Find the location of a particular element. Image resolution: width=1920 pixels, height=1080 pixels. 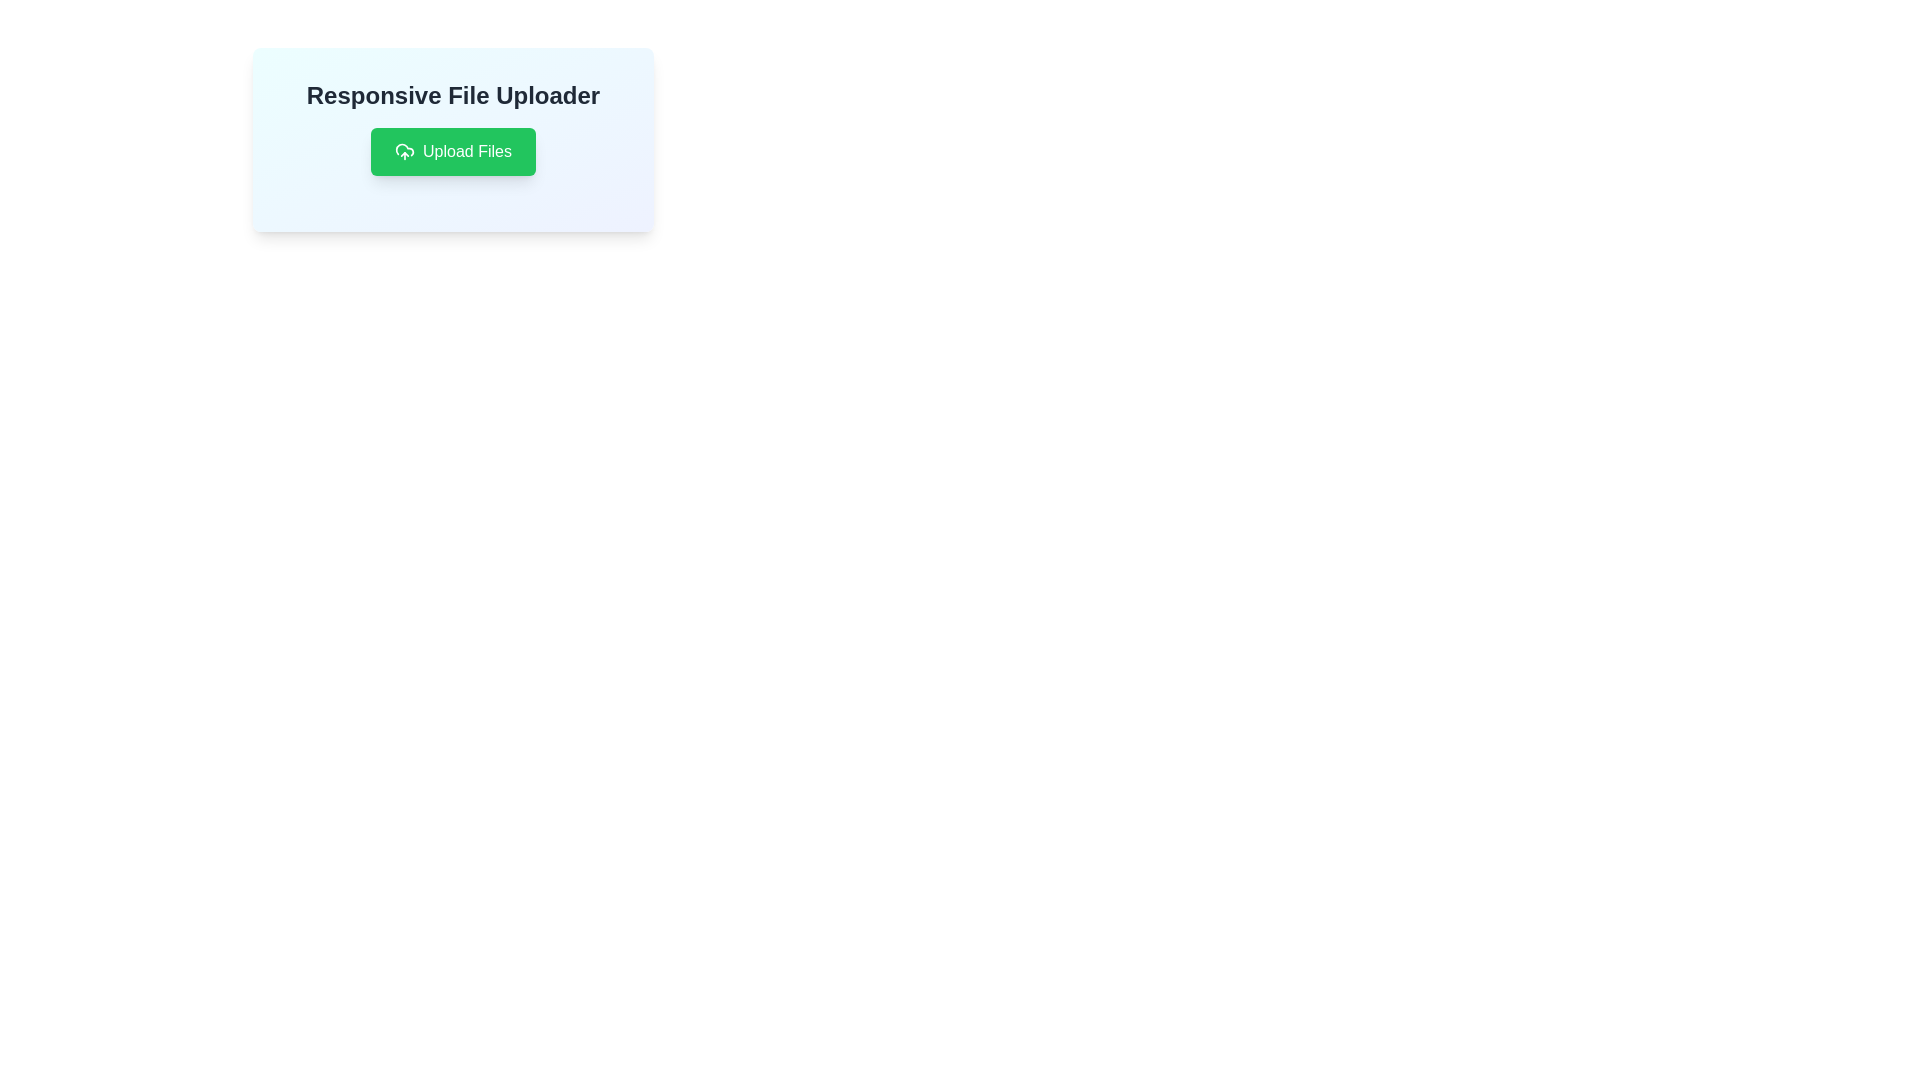

the green upload button labeled 'Upload Files' with a white cloud icon to initiate the file upload process is located at coordinates (452, 150).